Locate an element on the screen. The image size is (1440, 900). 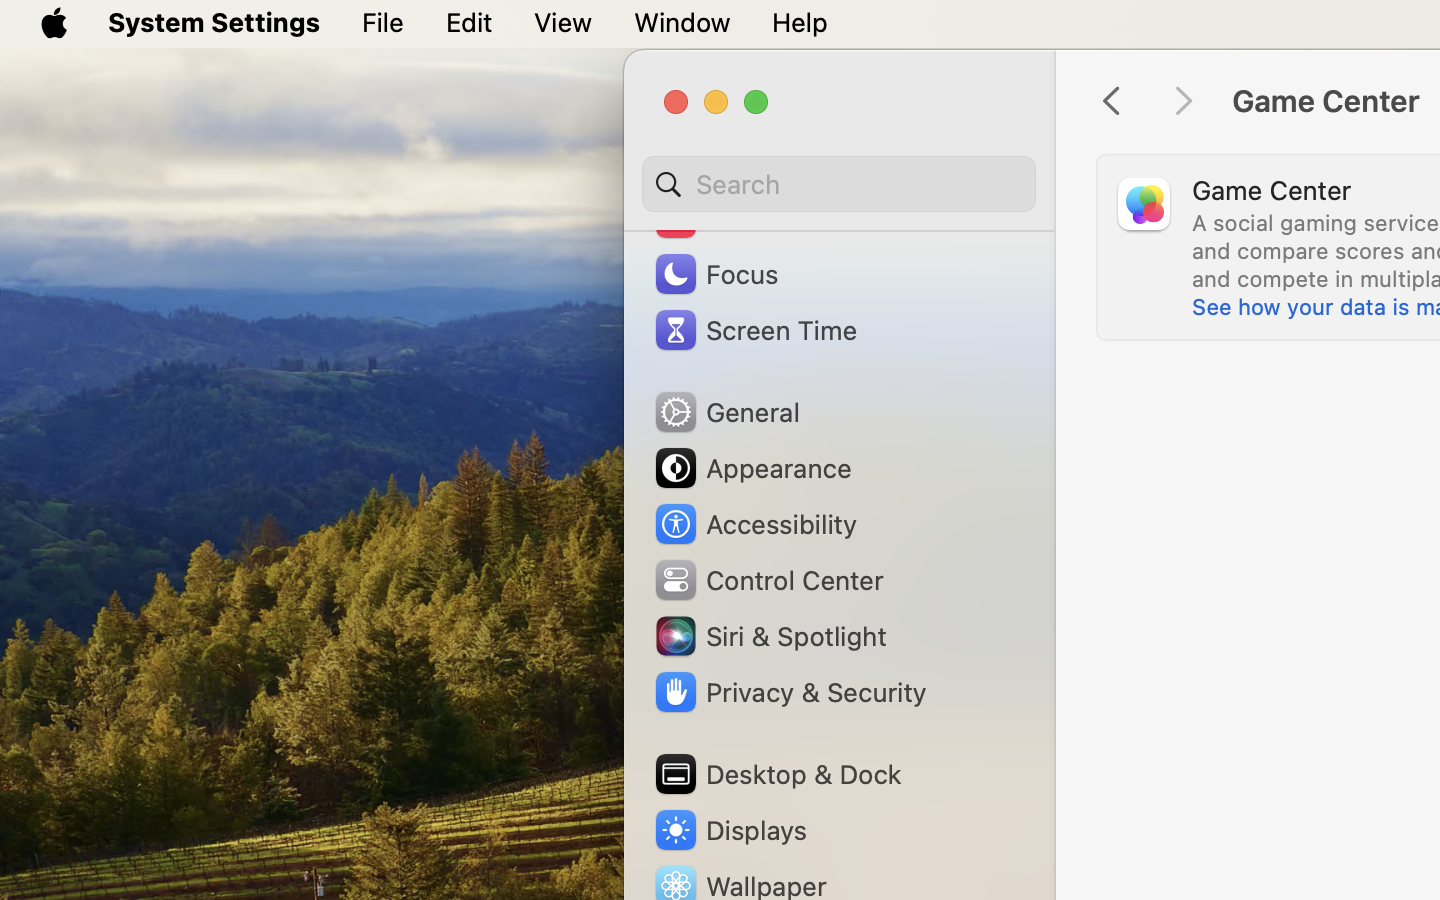
'General' is located at coordinates (725, 412).